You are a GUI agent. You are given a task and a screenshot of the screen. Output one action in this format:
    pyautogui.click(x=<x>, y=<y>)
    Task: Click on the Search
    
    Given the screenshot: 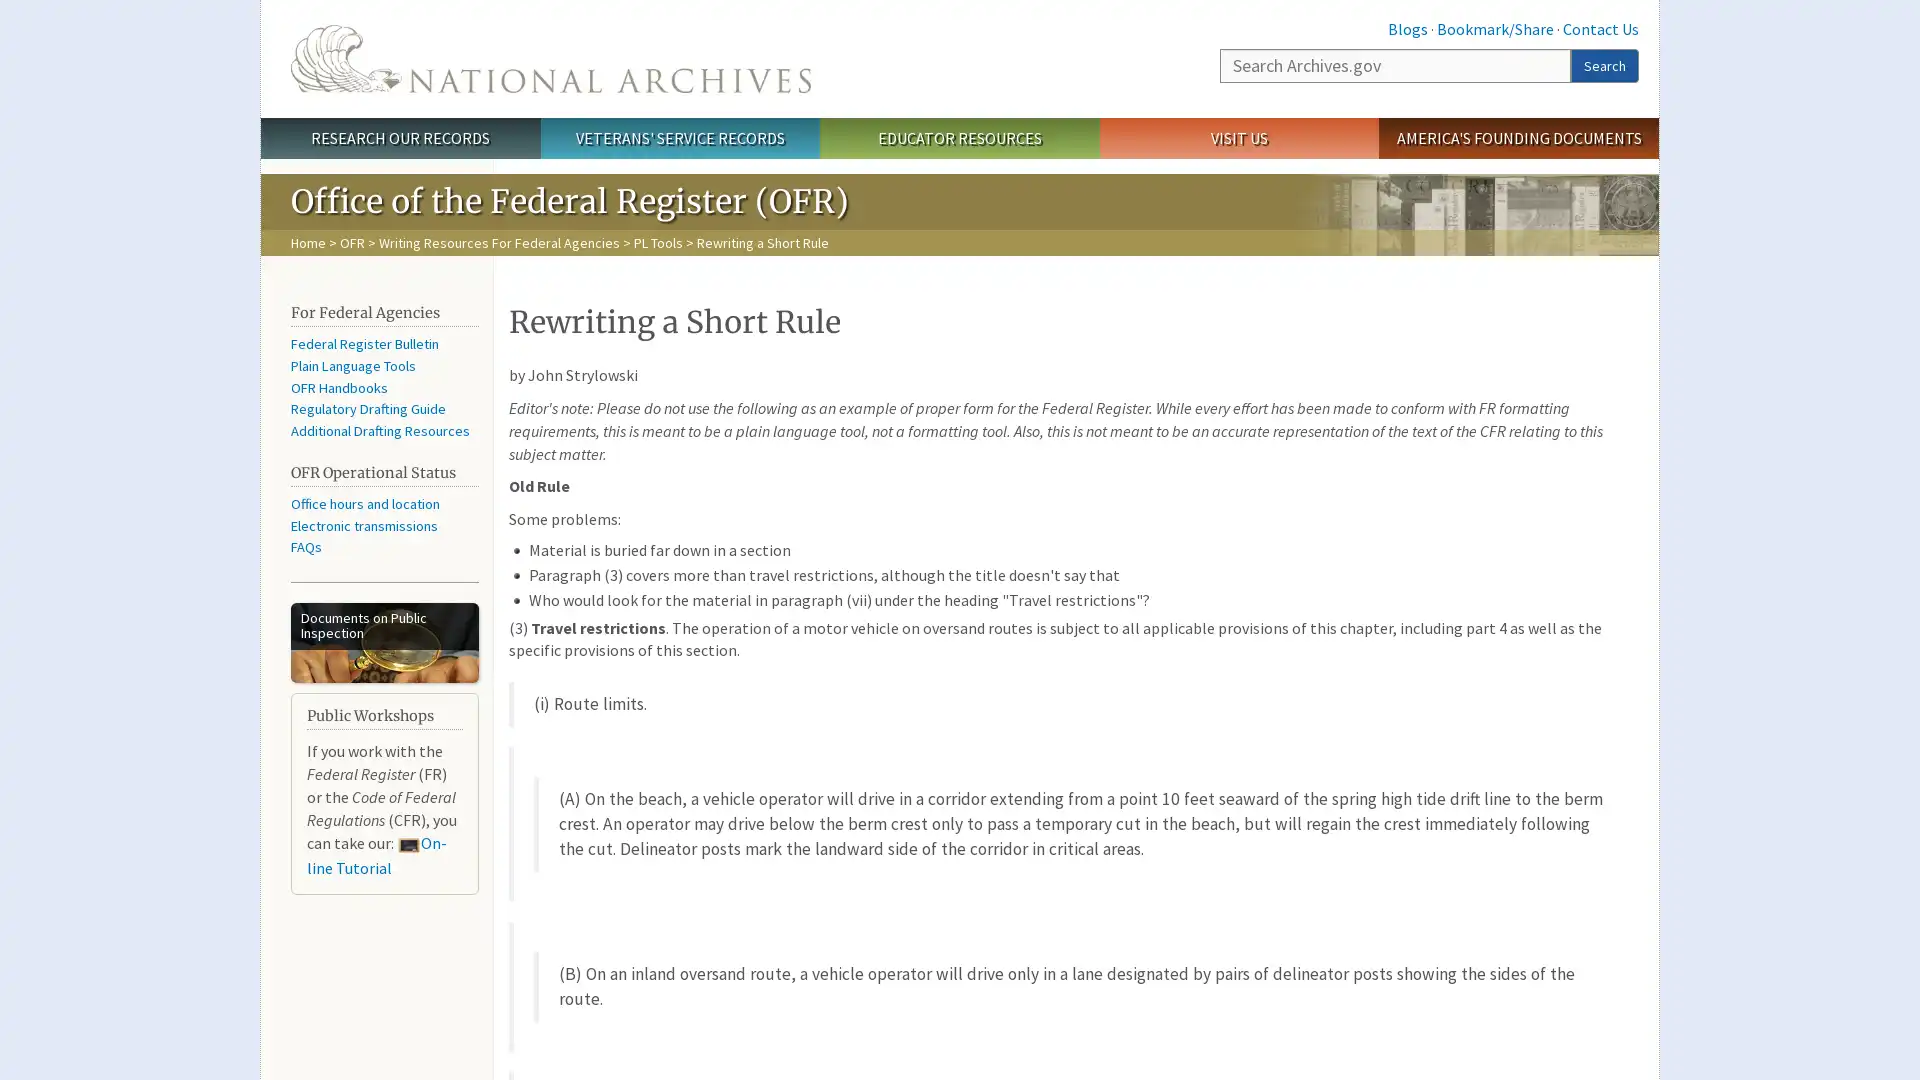 What is the action you would take?
    pyautogui.click(x=1604, y=64)
    